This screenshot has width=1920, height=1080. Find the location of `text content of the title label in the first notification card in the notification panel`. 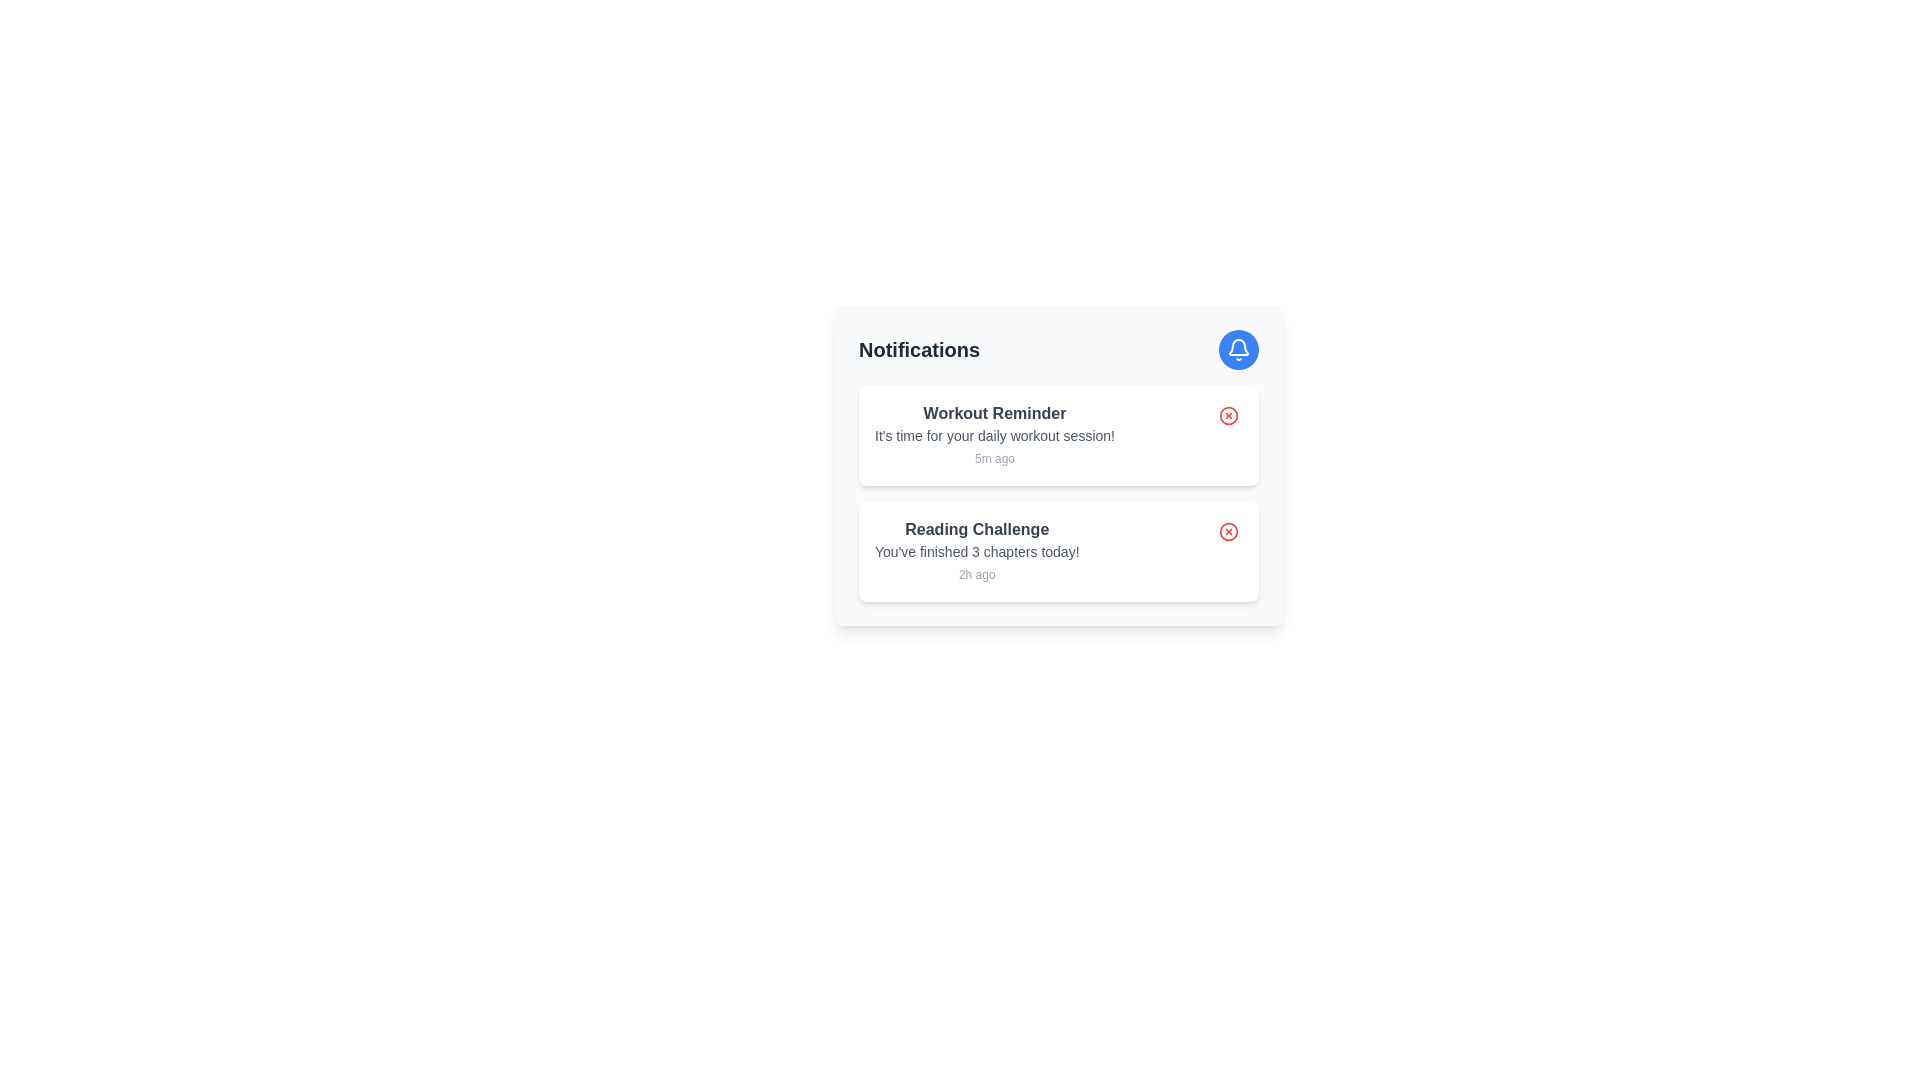

text content of the title label in the first notification card in the notification panel is located at coordinates (994, 412).